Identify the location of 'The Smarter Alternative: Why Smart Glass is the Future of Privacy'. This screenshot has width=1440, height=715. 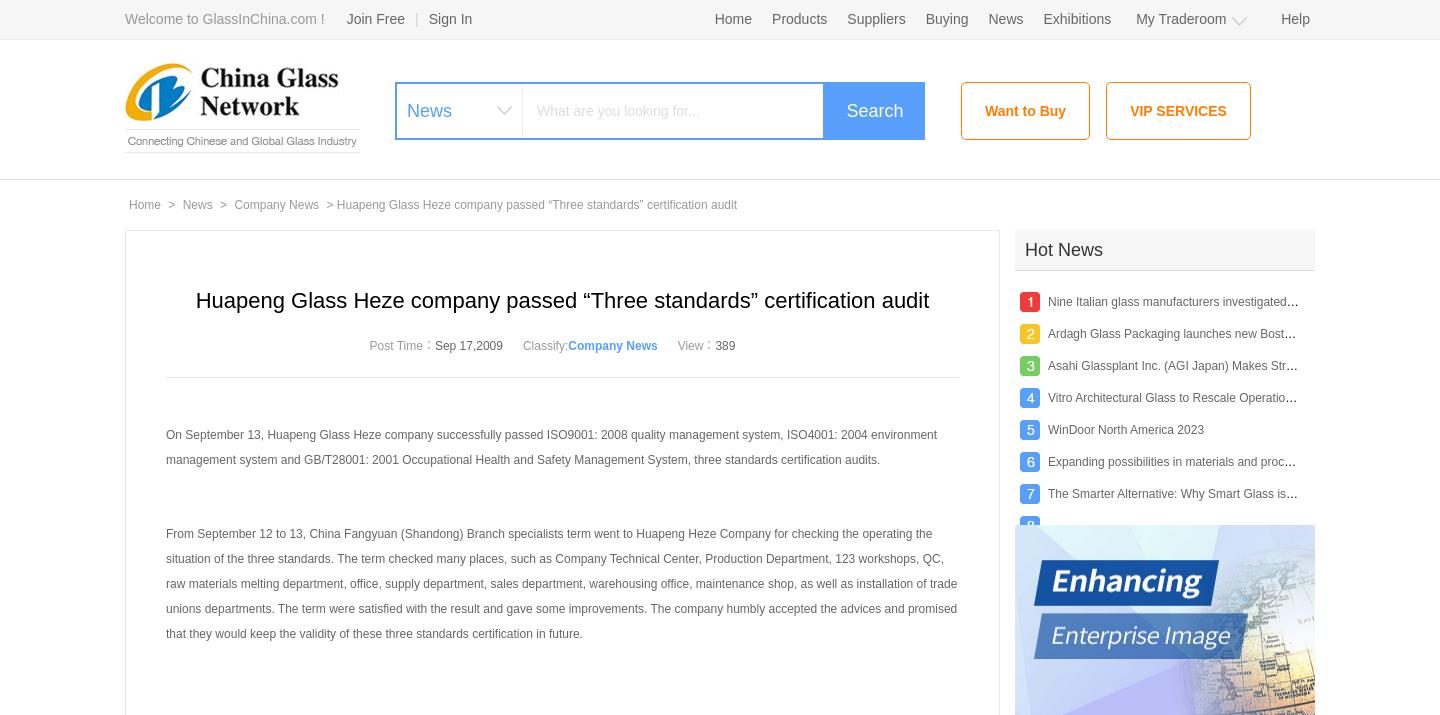
(1223, 492).